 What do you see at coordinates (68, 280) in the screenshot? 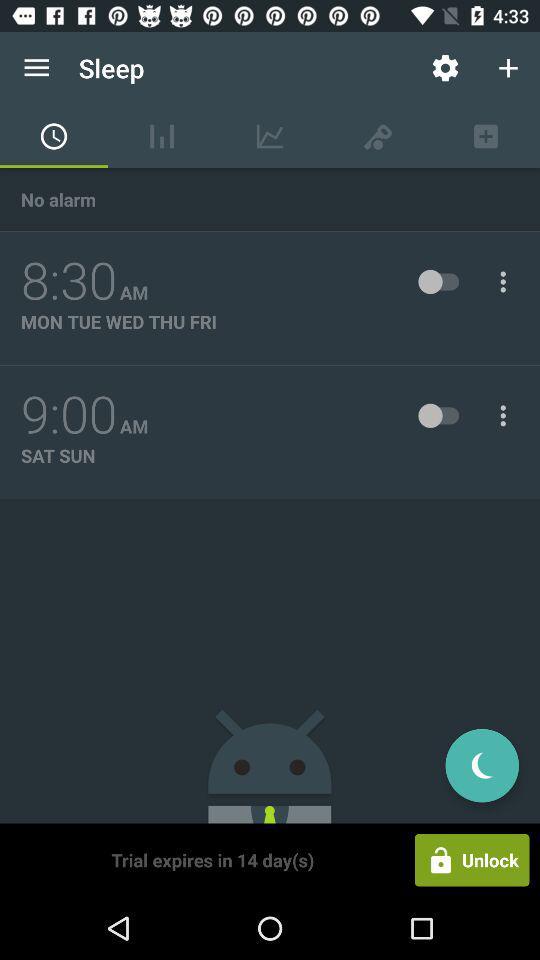
I see `the 8:30 item` at bounding box center [68, 280].